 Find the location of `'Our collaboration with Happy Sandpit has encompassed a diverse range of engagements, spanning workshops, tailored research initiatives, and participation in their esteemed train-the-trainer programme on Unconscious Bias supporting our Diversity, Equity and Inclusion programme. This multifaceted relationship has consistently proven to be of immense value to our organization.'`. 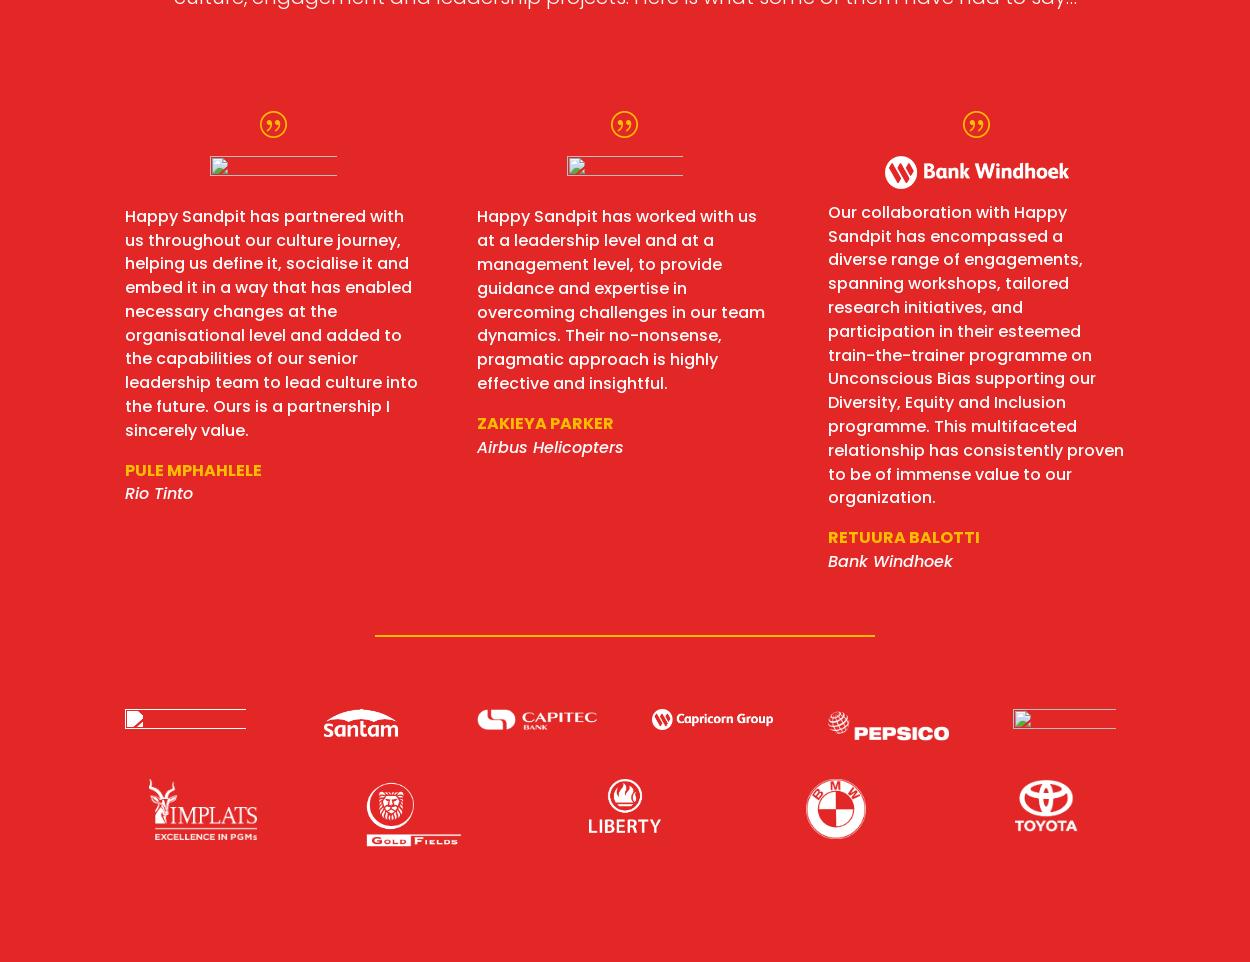

'Our collaboration with Happy Sandpit has encompassed a diverse range of engagements, spanning workshops, tailored research initiatives, and participation in their esteemed train-the-trainer programme on Unconscious Bias supporting our Diversity, Equity and Inclusion programme. This multifaceted relationship has consistently proven to be of immense value to our organization.' is located at coordinates (975, 354).